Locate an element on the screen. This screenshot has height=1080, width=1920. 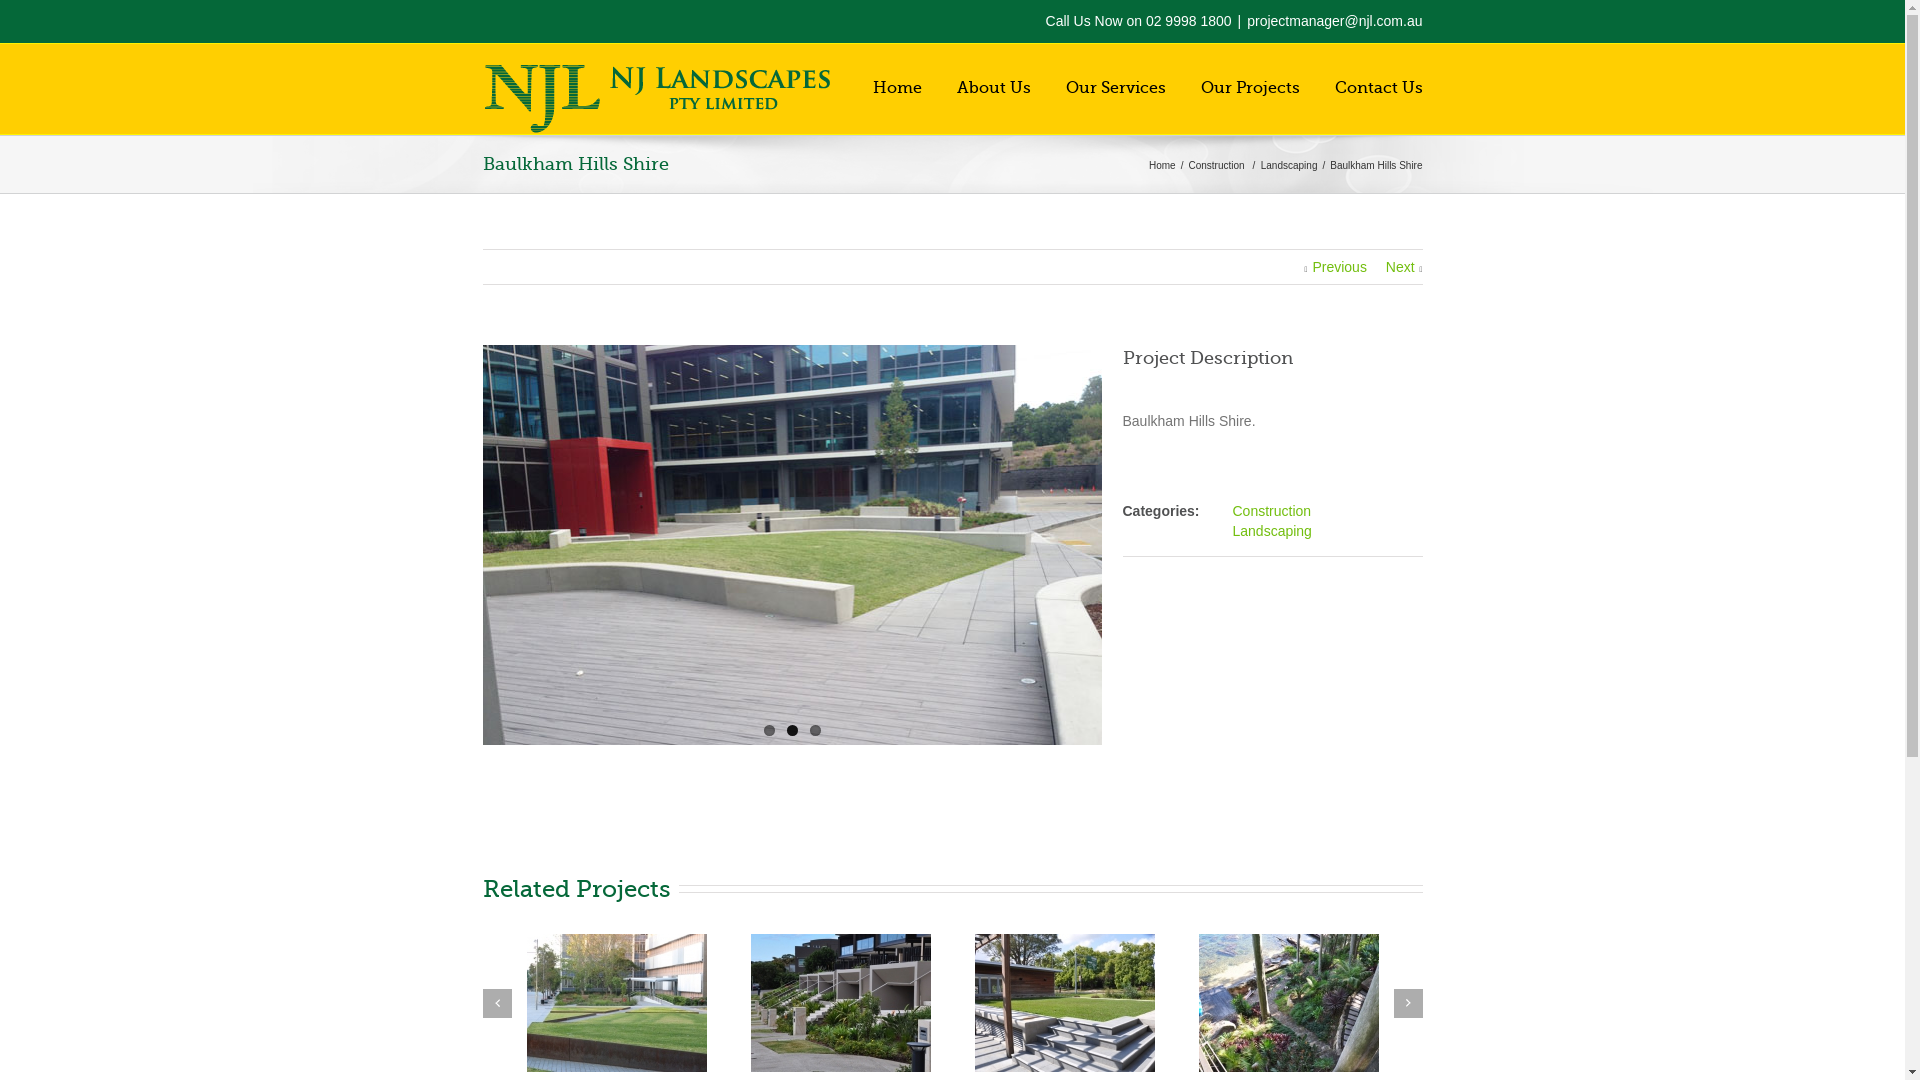
'Next' is located at coordinates (1403, 265).